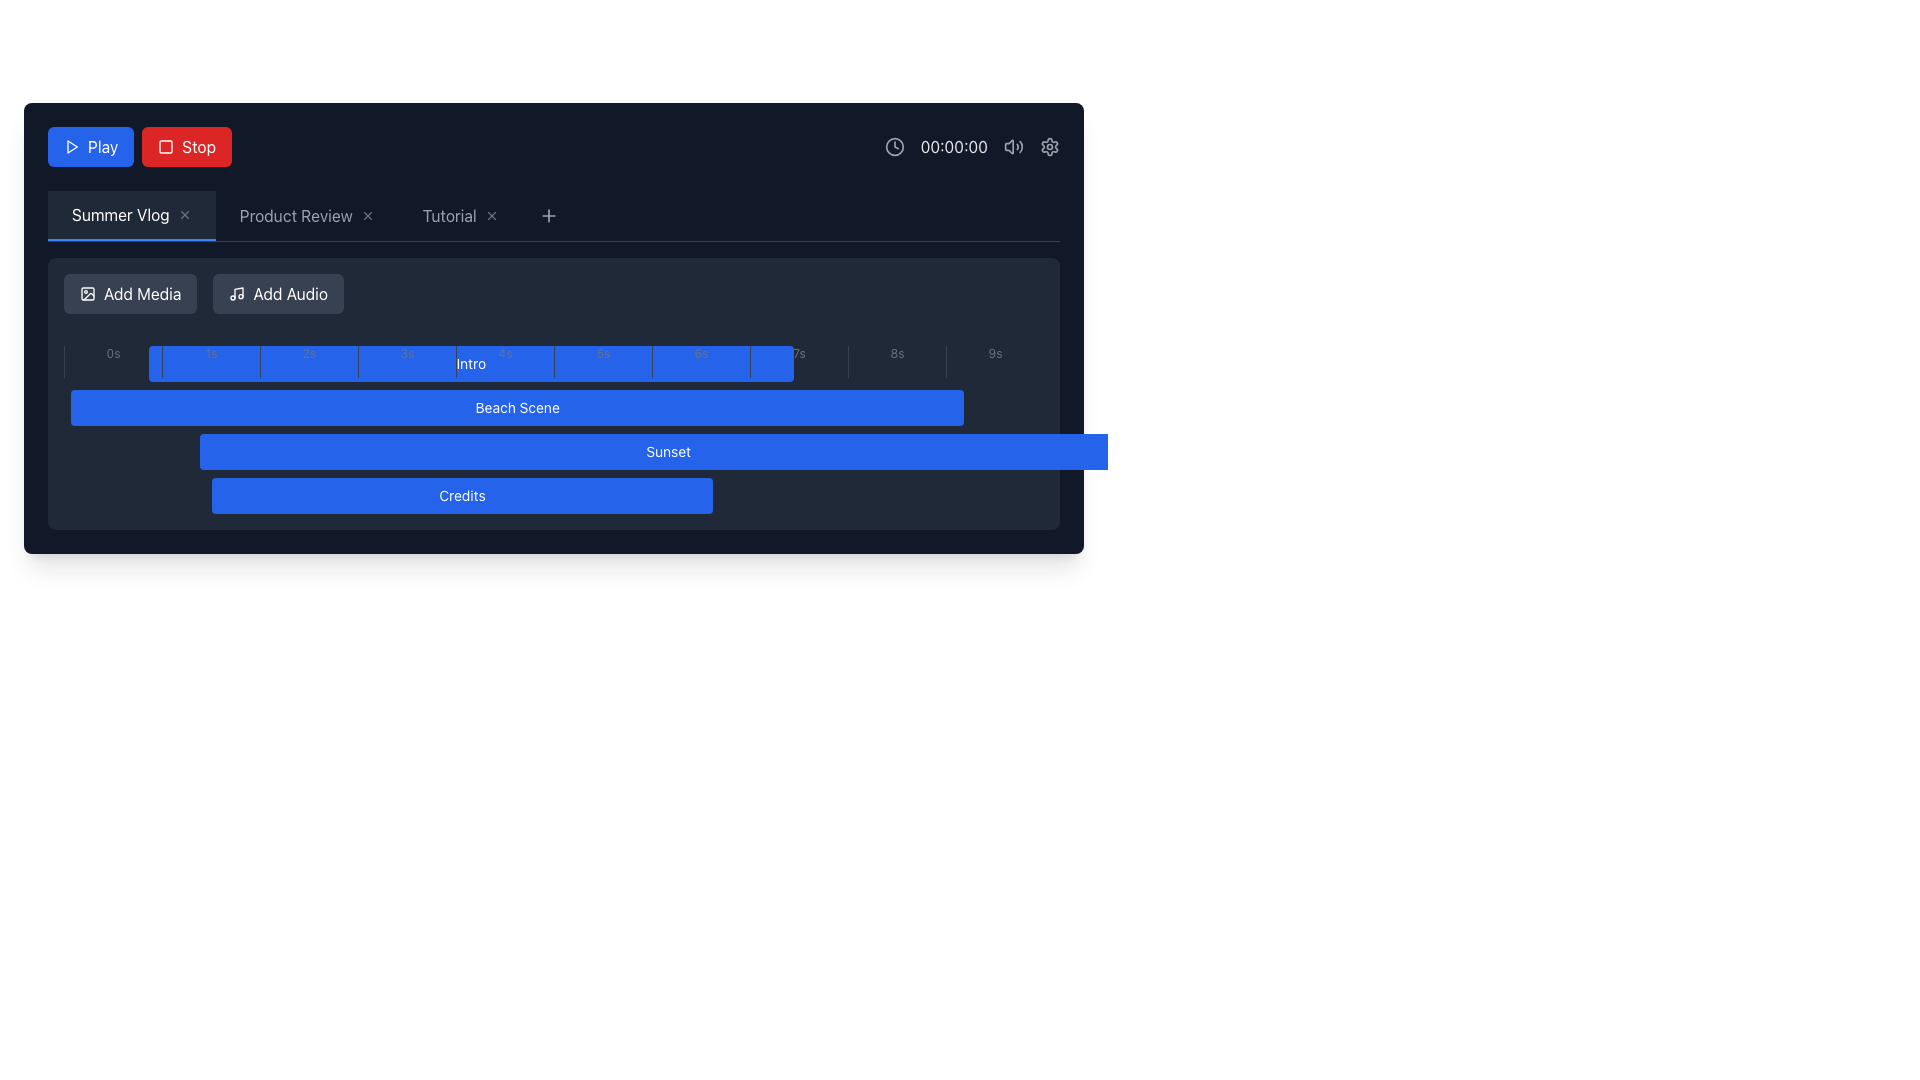 The image size is (1920, 1080). What do you see at coordinates (295, 216) in the screenshot?
I see `the static text label that displays 'Product Review', which is styled in light color on a dark background and positioned between 'Summer Vlog' and 'Tutorial' in the navigation tab` at bounding box center [295, 216].